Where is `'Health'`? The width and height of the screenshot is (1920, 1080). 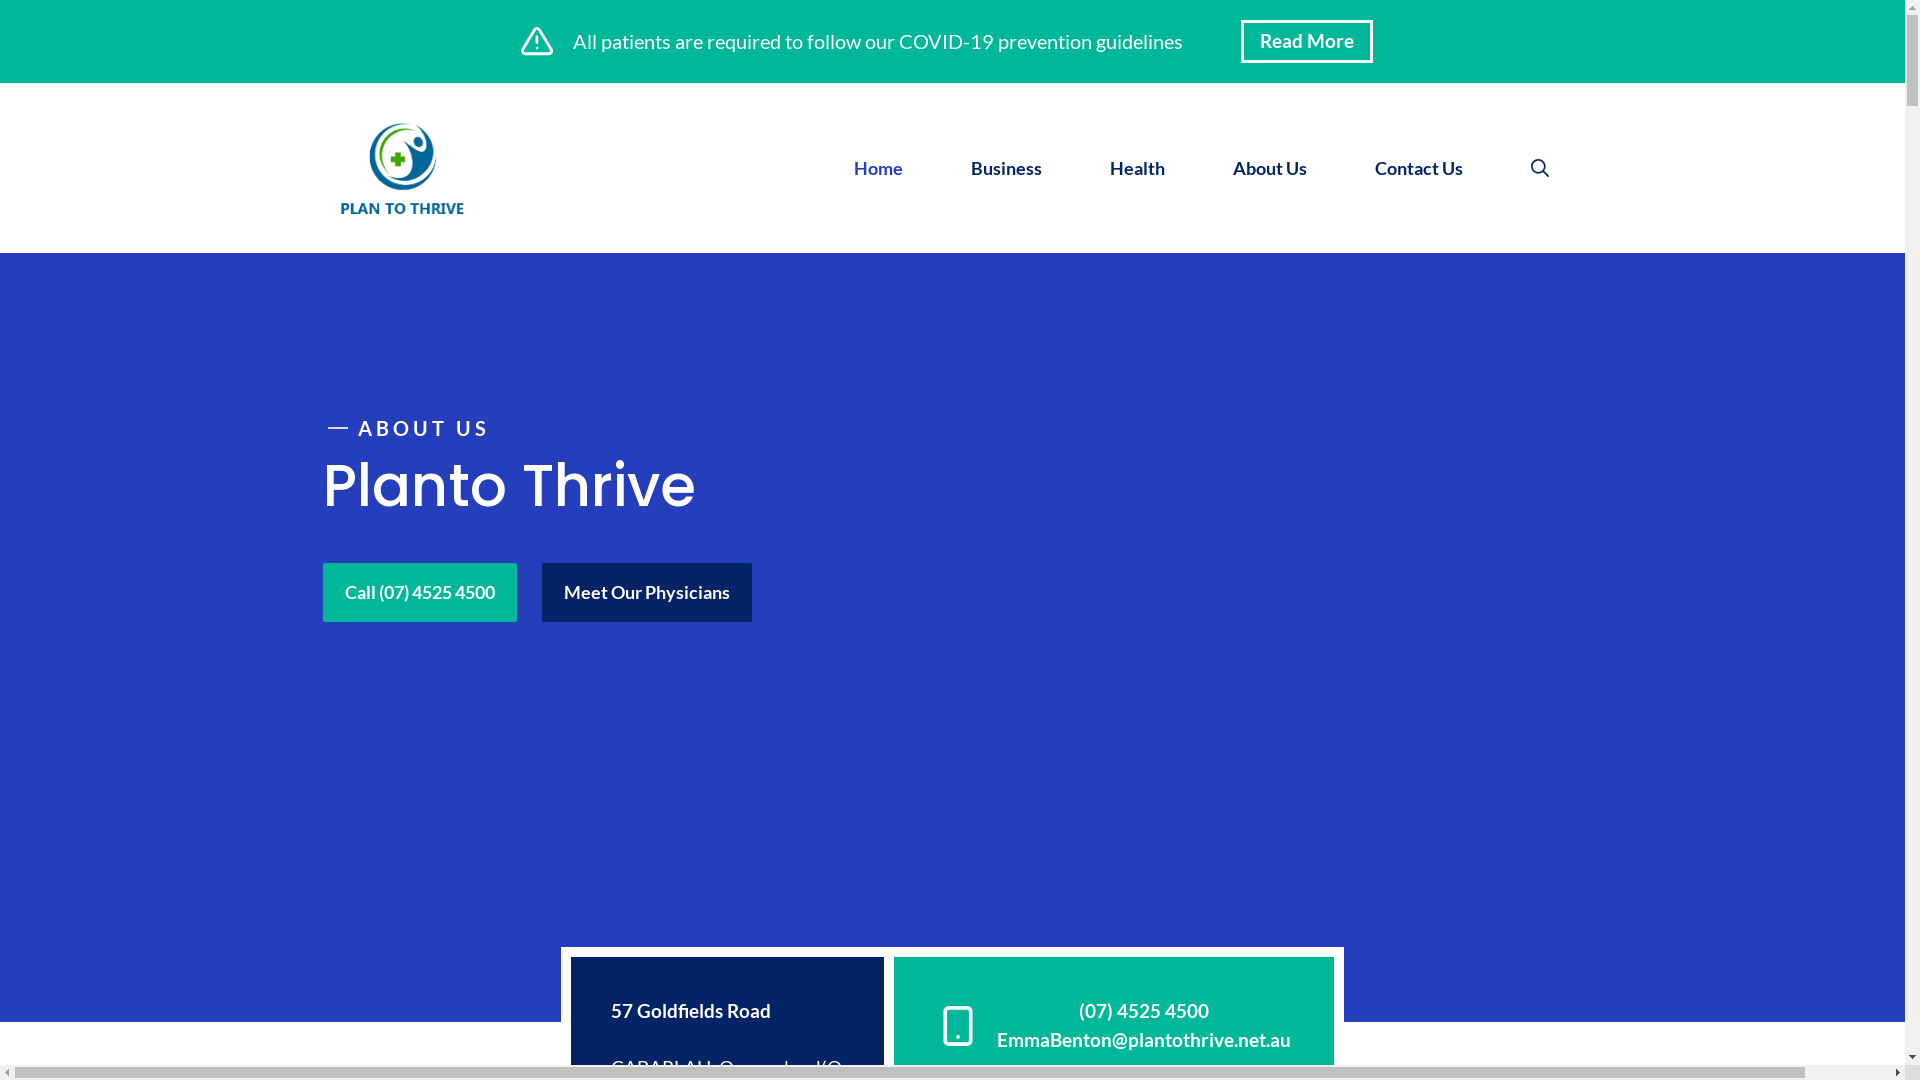
'Health' is located at coordinates (1137, 167).